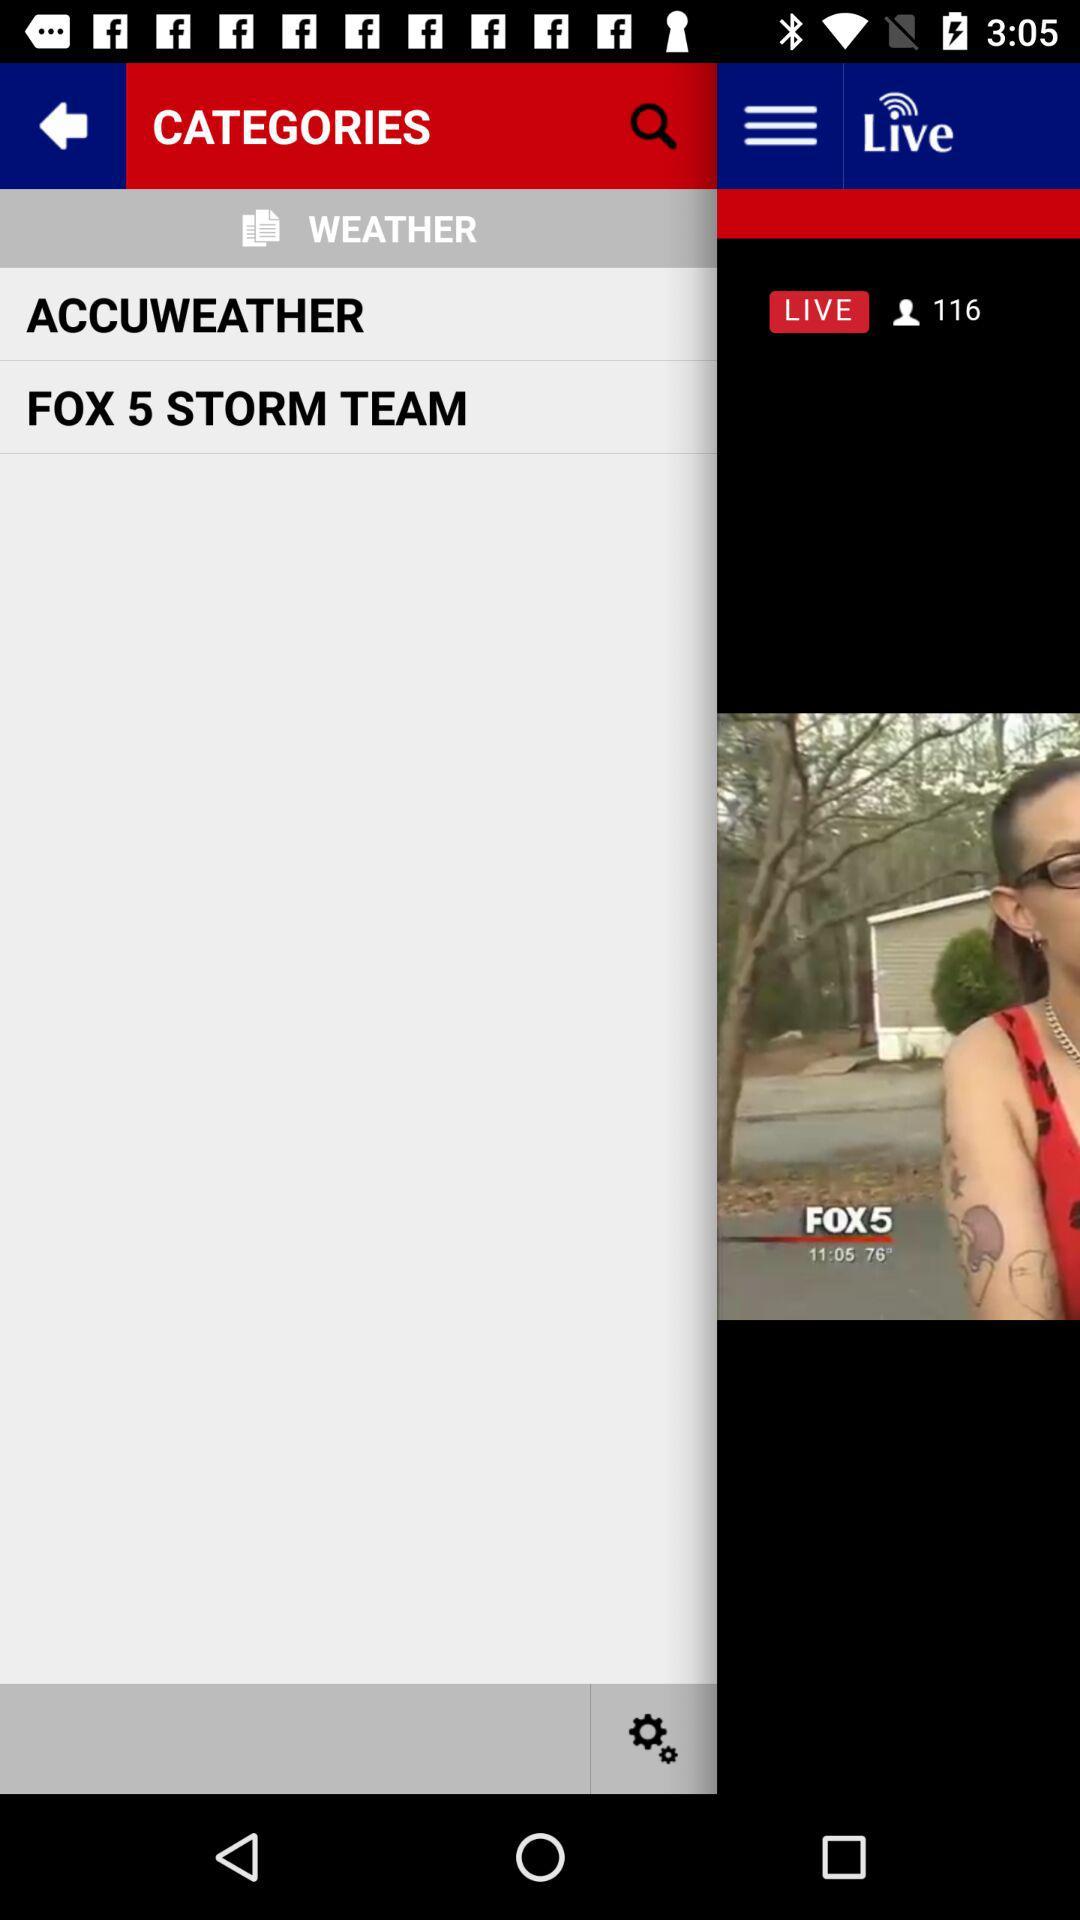 This screenshot has height=1920, width=1080. Describe the element at coordinates (654, 124) in the screenshot. I see `the search icon` at that location.